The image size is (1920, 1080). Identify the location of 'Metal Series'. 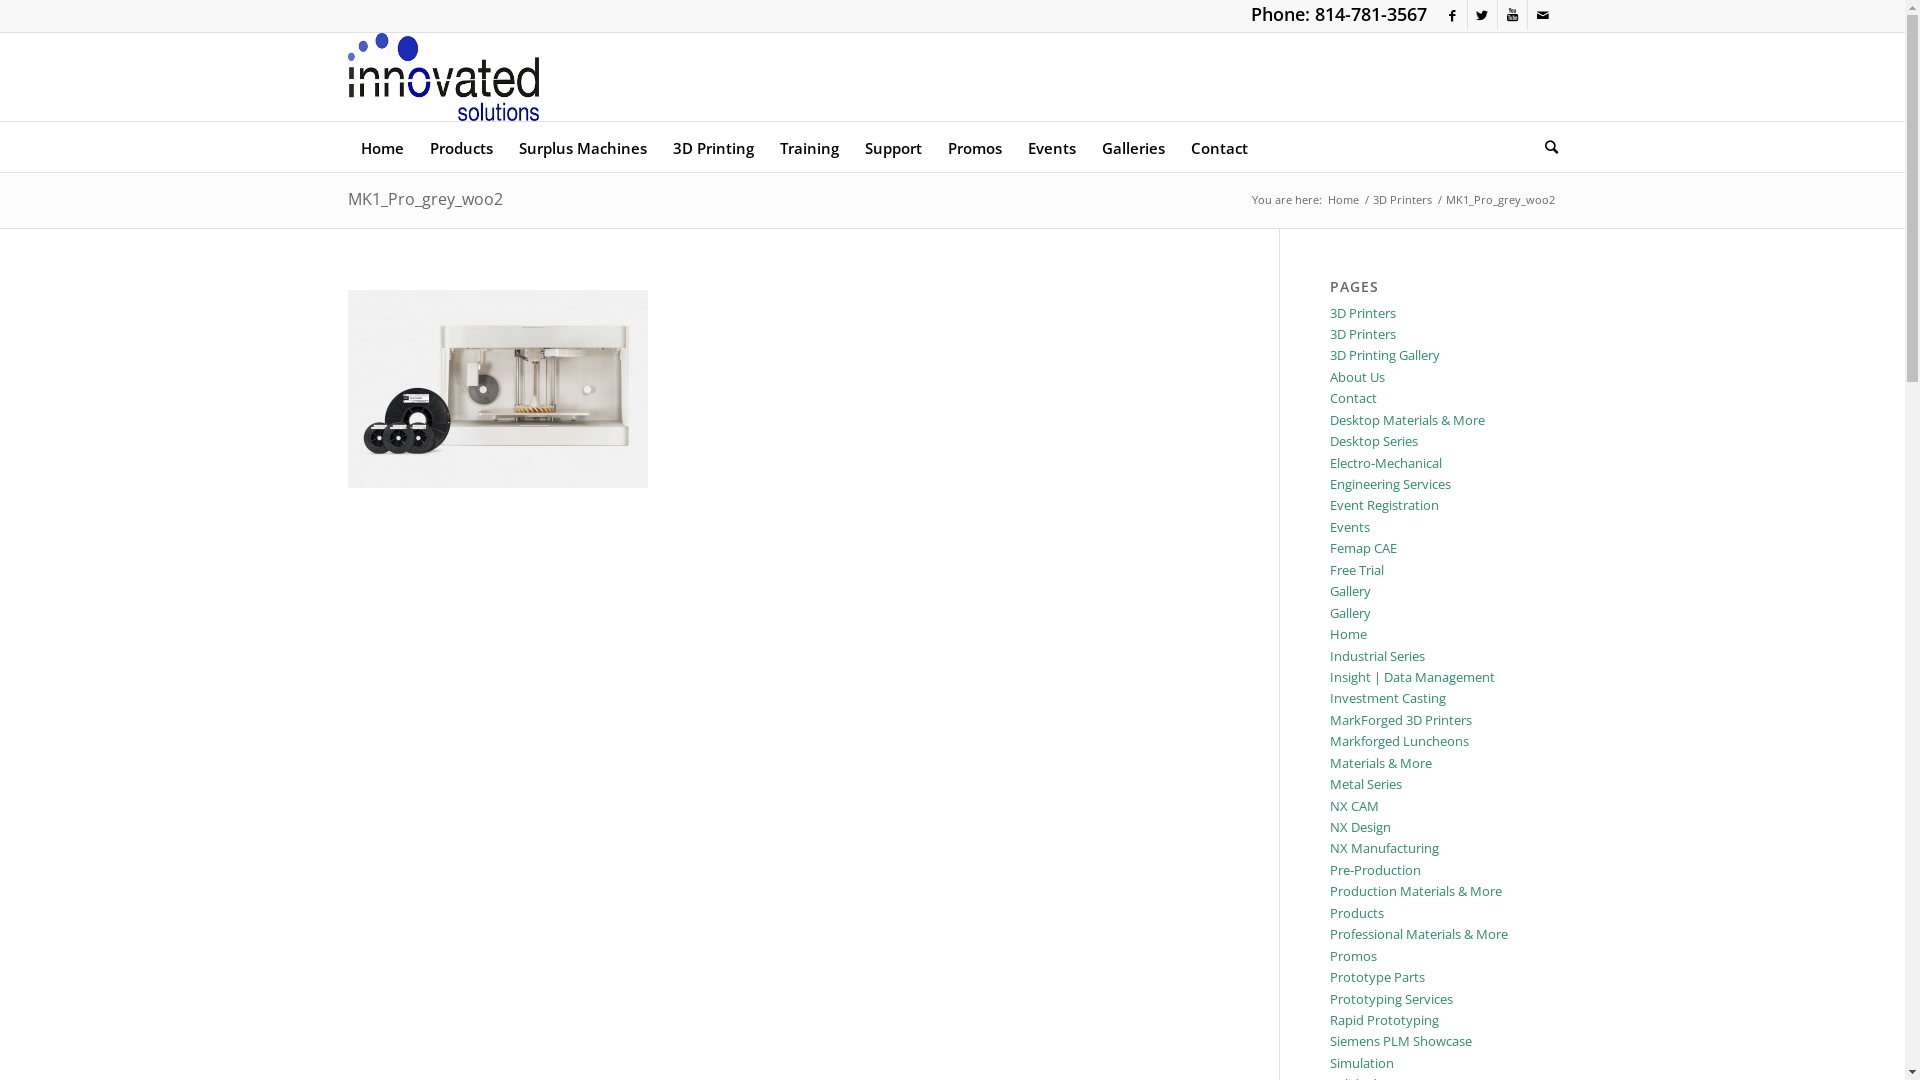
(1329, 782).